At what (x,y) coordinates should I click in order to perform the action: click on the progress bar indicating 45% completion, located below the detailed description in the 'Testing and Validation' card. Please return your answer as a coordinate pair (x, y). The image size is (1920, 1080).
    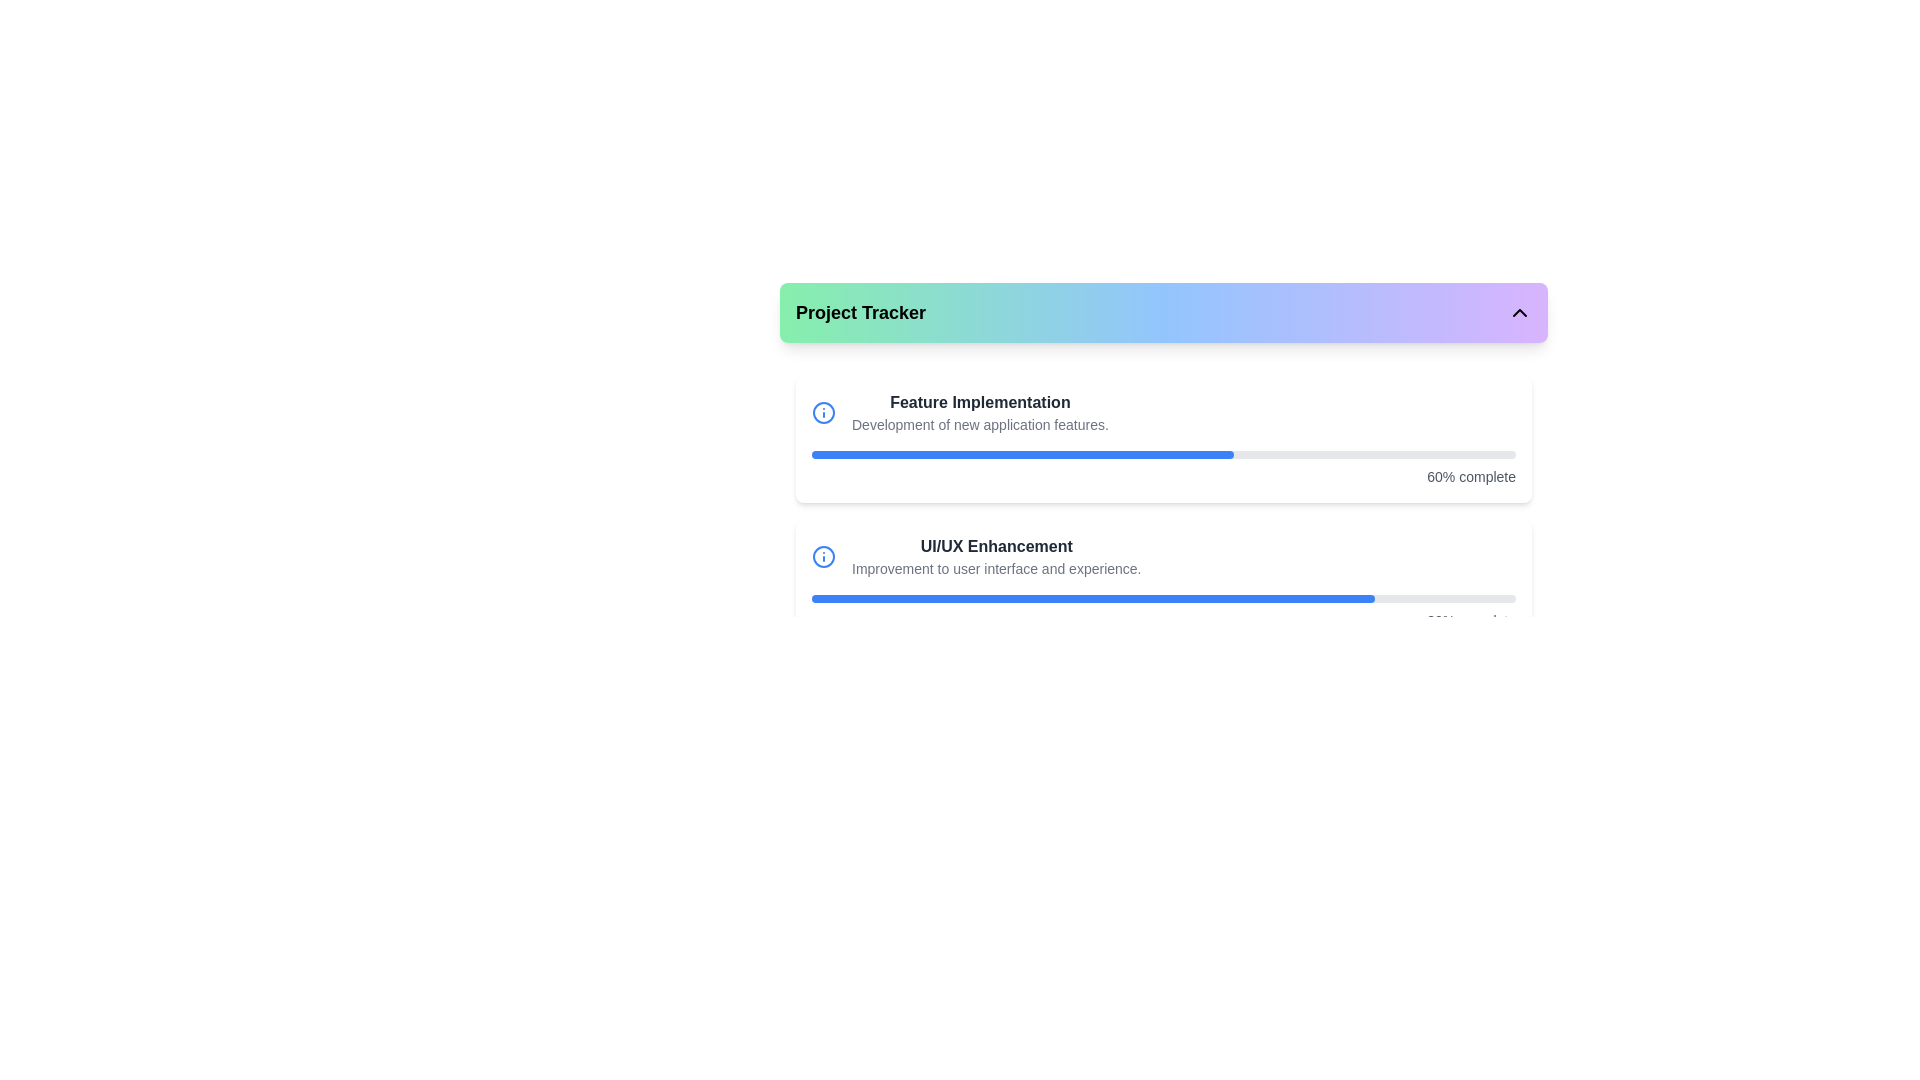
    Looking at the image, I should click on (1163, 743).